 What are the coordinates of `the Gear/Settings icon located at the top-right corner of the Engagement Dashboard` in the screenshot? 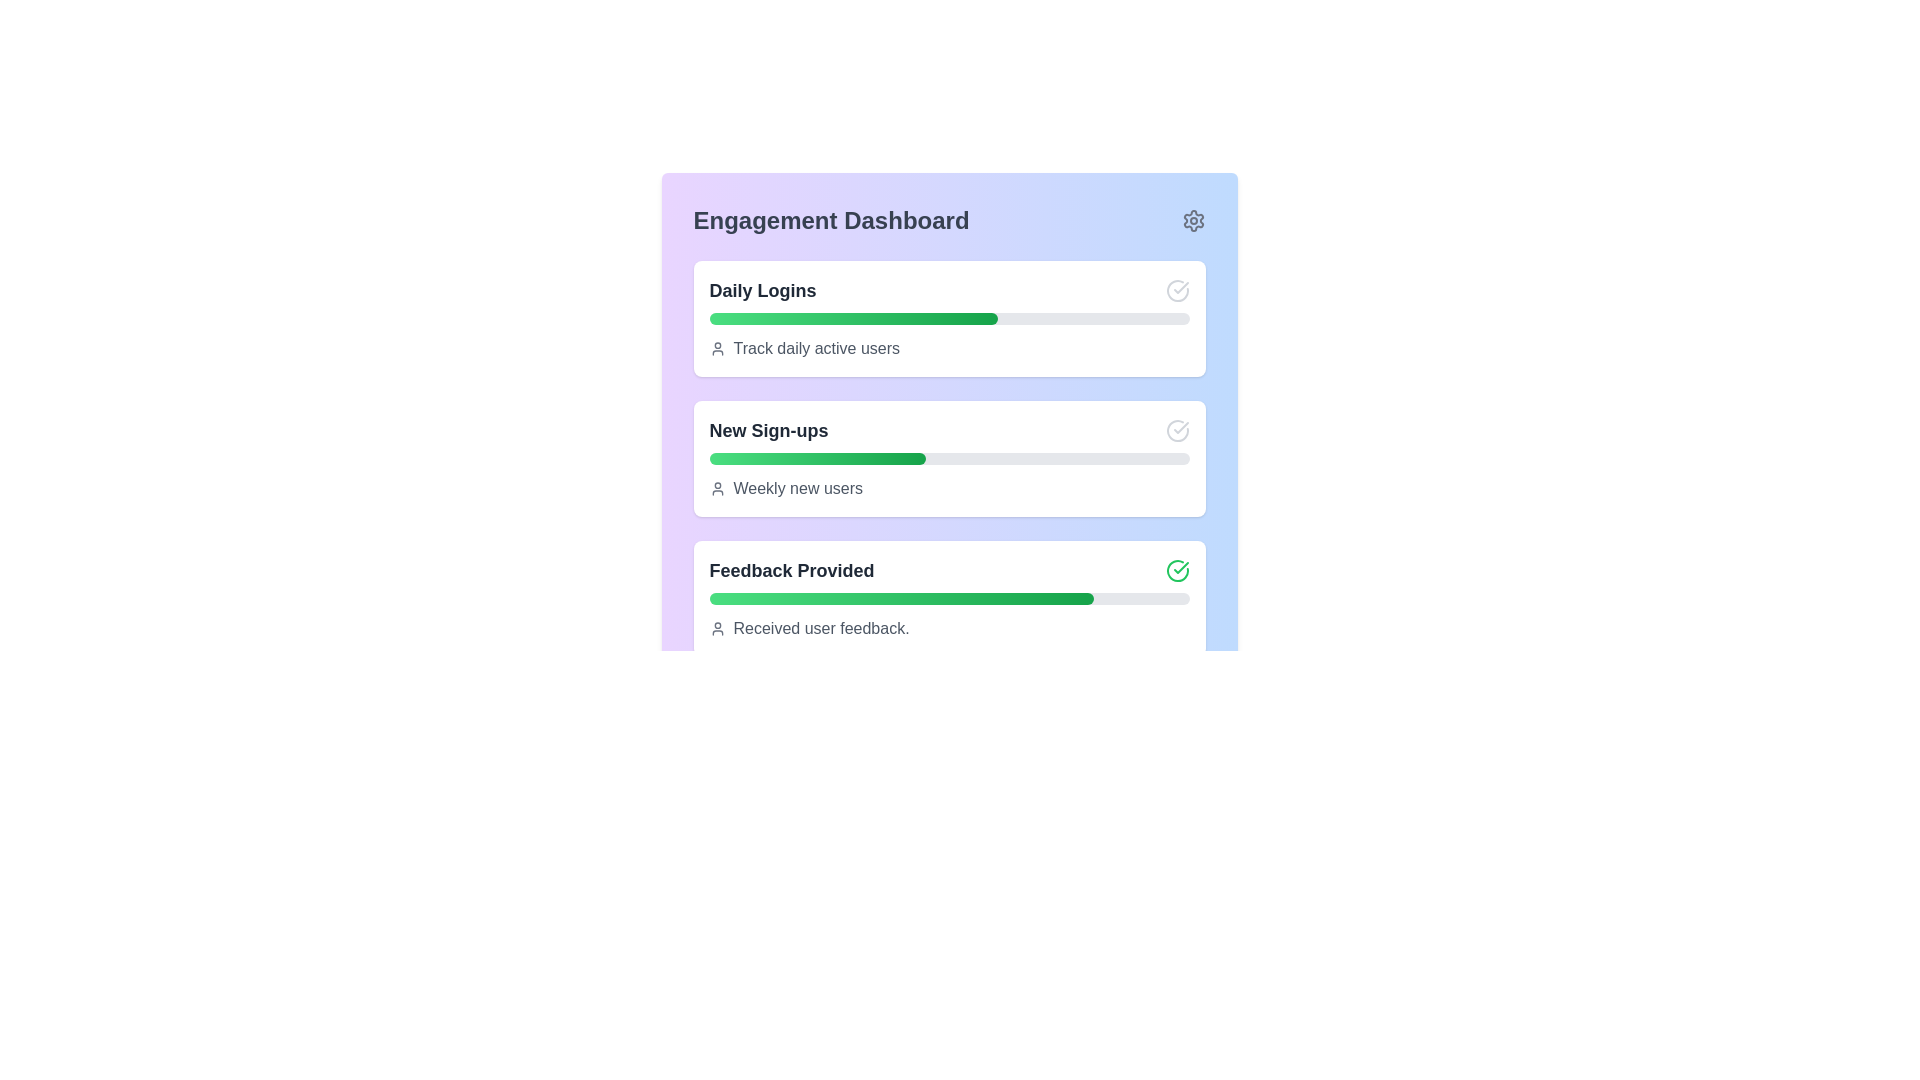 It's located at (1193, 220).